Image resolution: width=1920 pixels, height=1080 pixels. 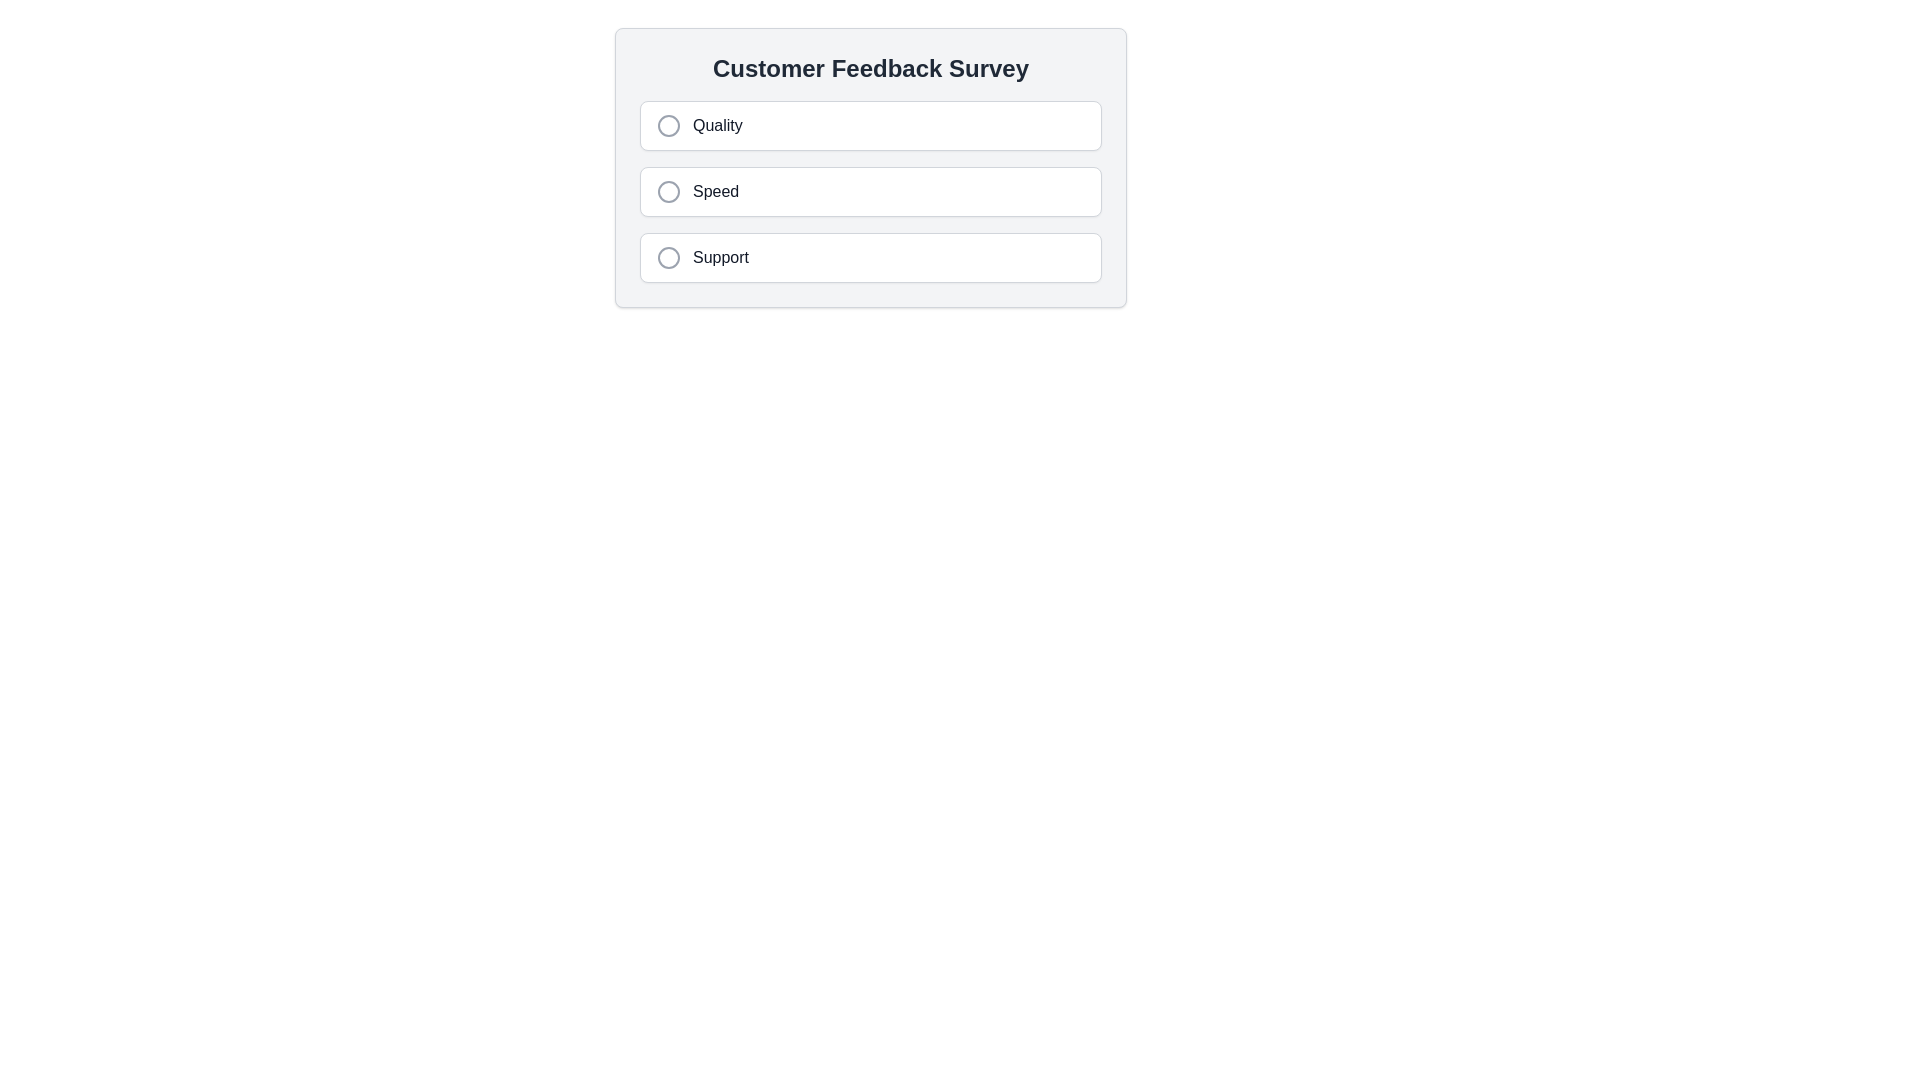 What do you see at coordinates (717, 126) in the screenshot?
I see `the text label displaying 'Quality' in bold and dark color, located next to the circular radio button in the first row of the survey form` at bounding box center [717, 126].